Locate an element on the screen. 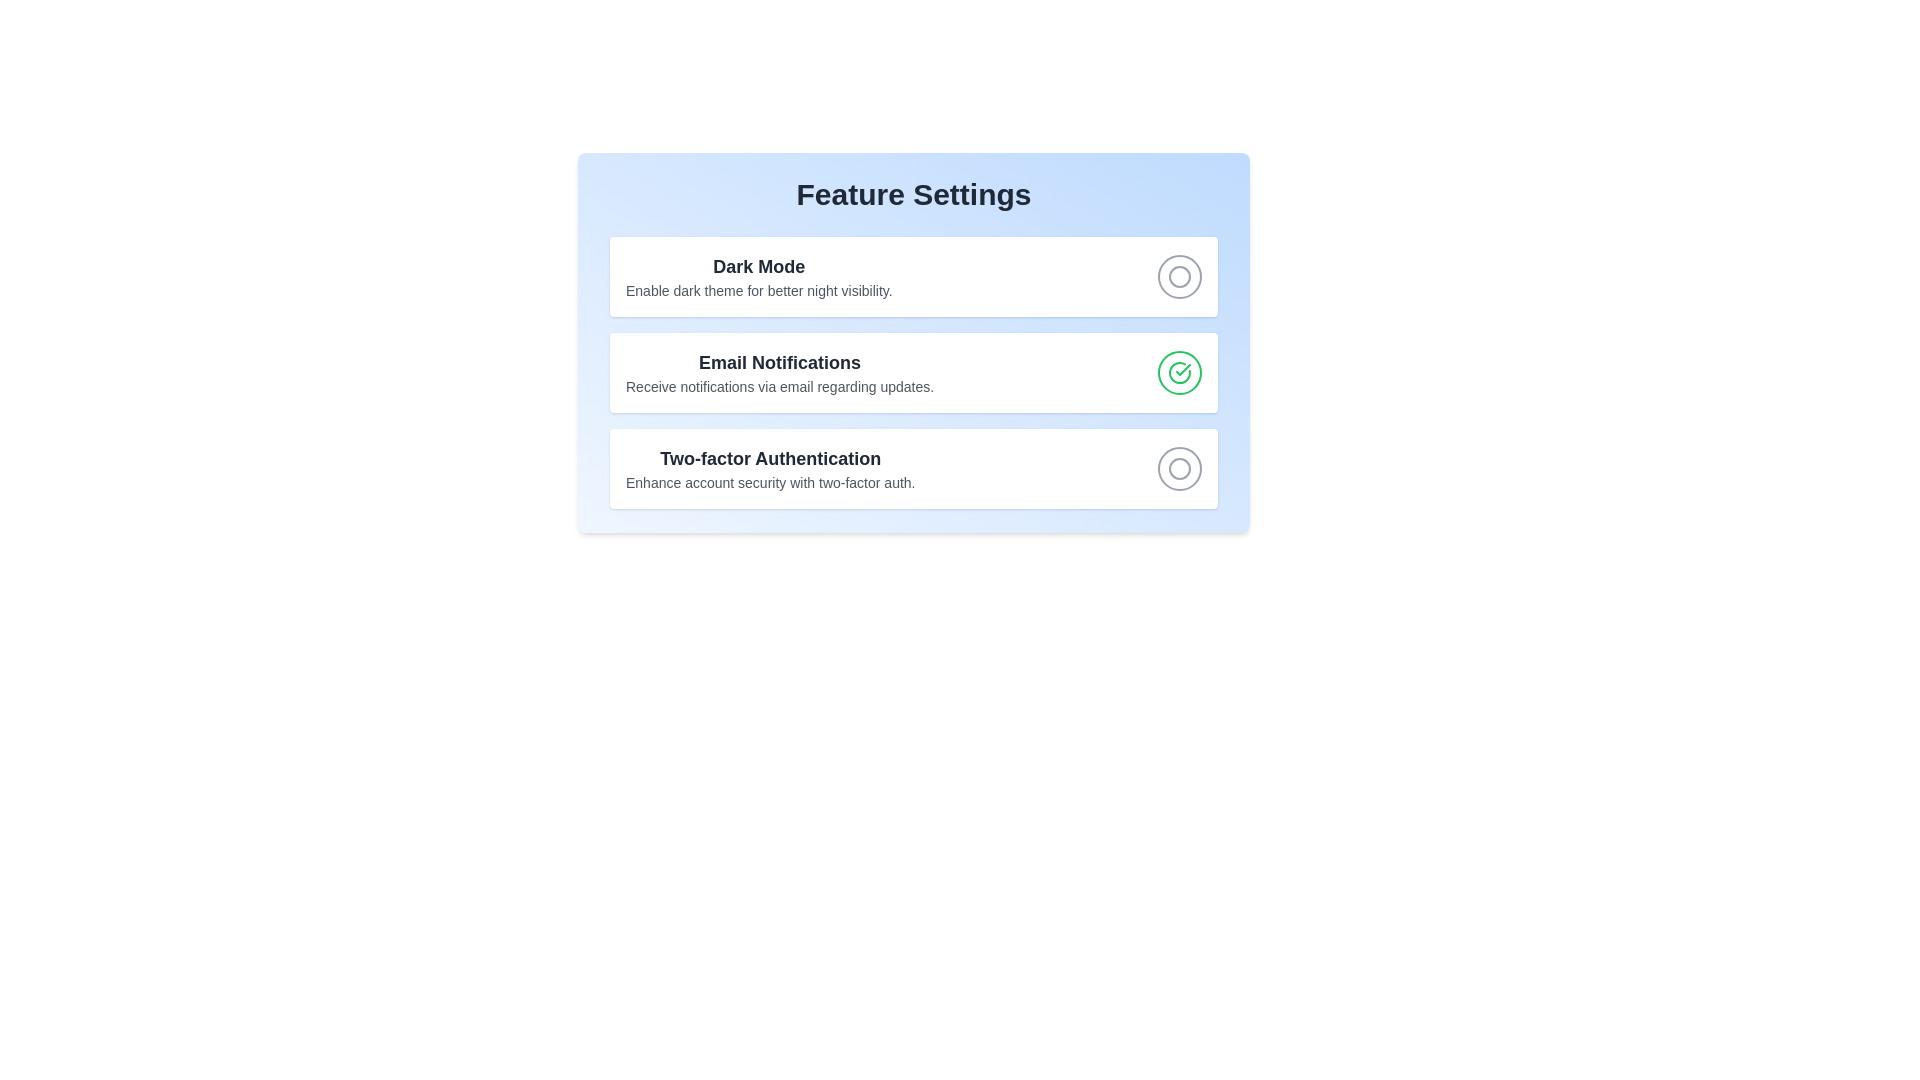 Image resolution: width=1920 pixels, height=1080 pixels. the circular green button with a checkmark icon, located is located at coordinates (1180, 373).